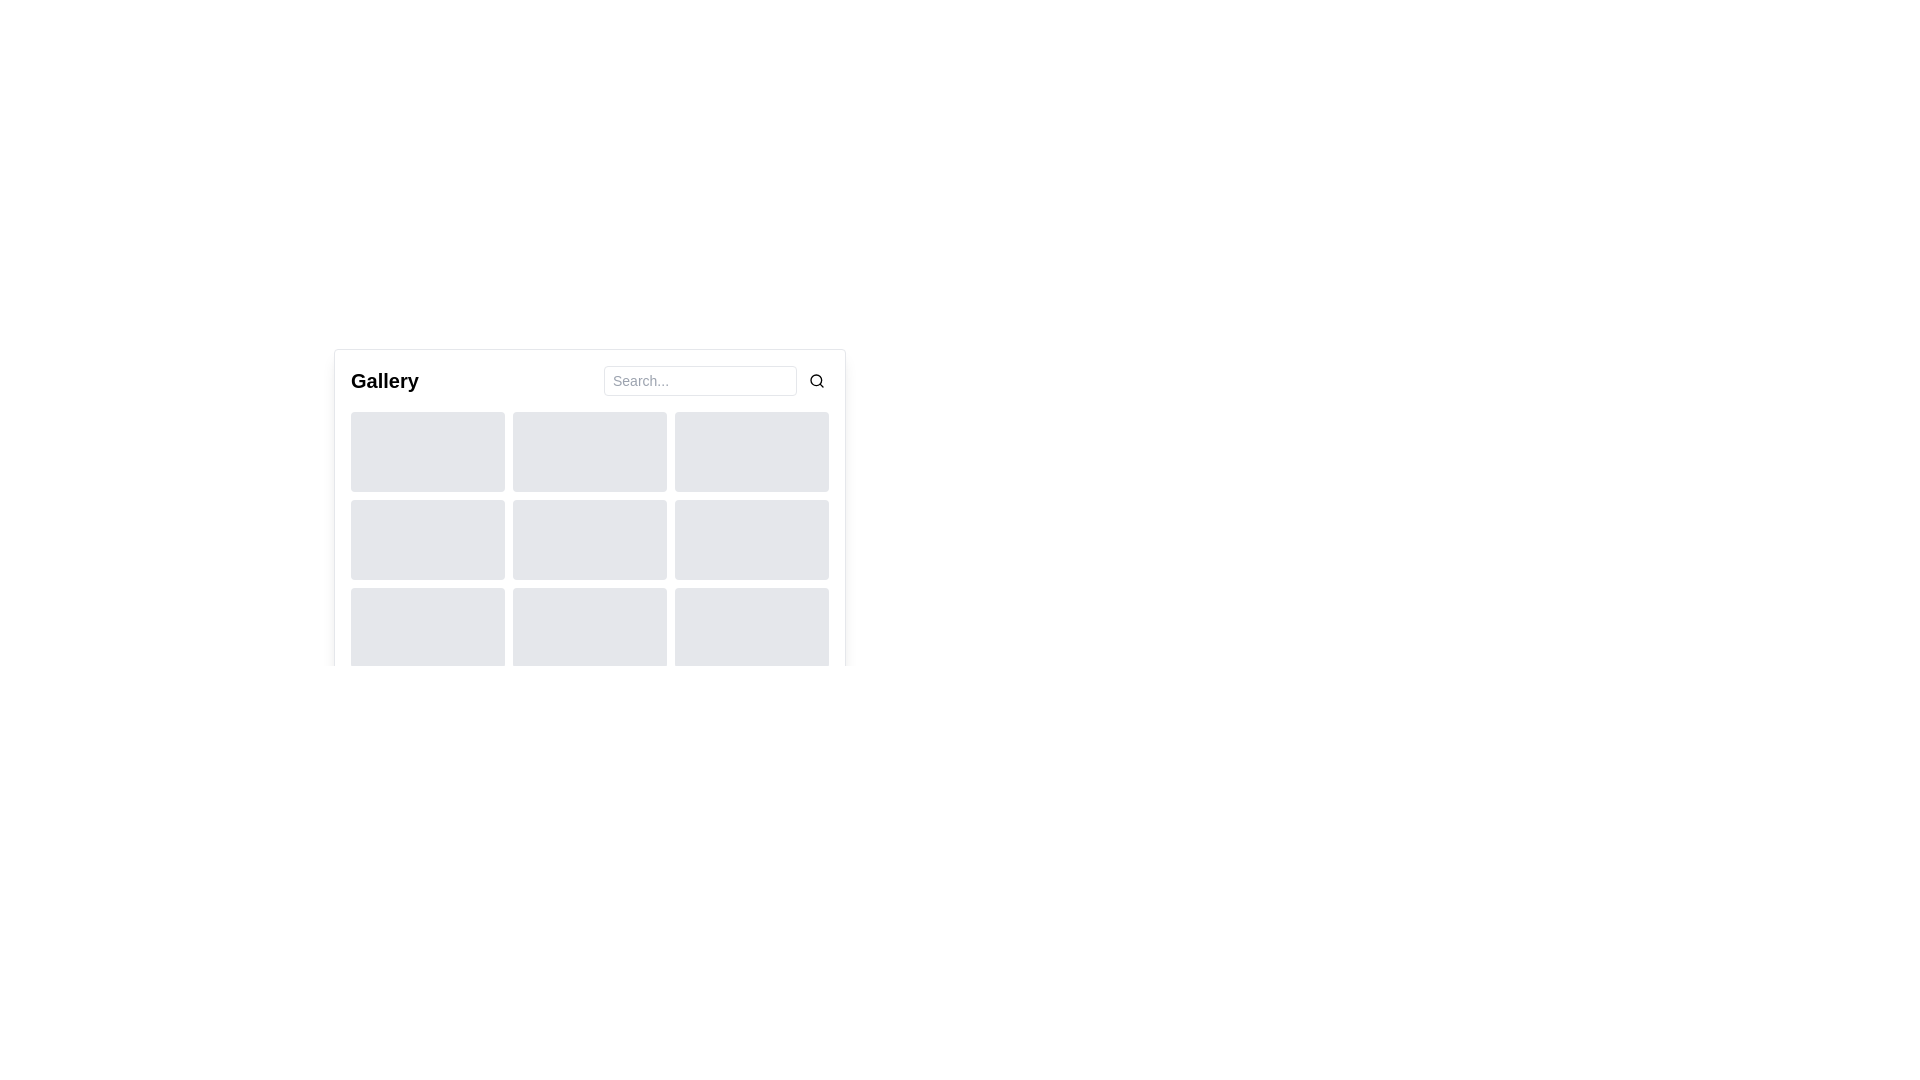 Image resolution: width=1920 pixels, height=1080 pixels. I want to click on the small circular element that forms the main body of the magnifying glass icon, which is located to the right of a text input field in the upper right corner of the gallery interface, so click(816, 380).